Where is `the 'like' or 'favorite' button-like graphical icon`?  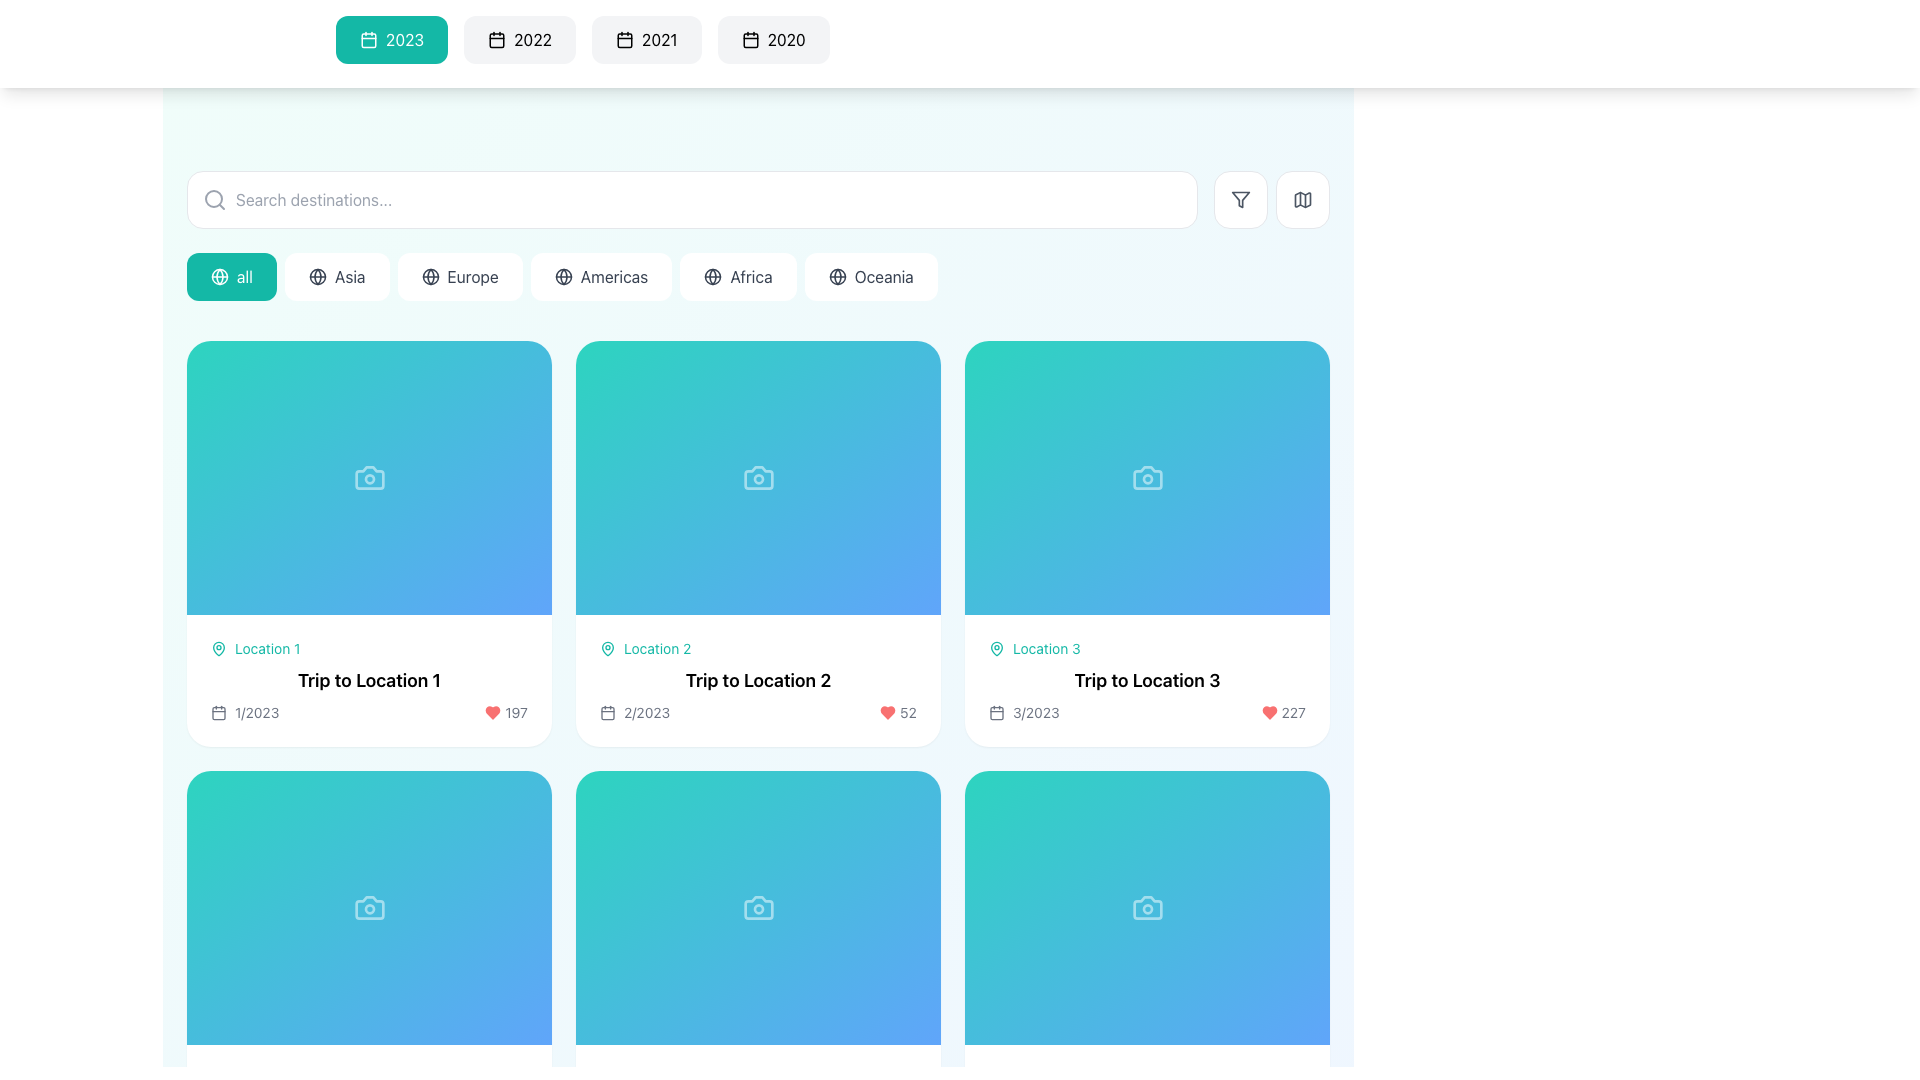
the 'like' or 'favorite' button-like graphical icon is located at coordinates (1268, 711).